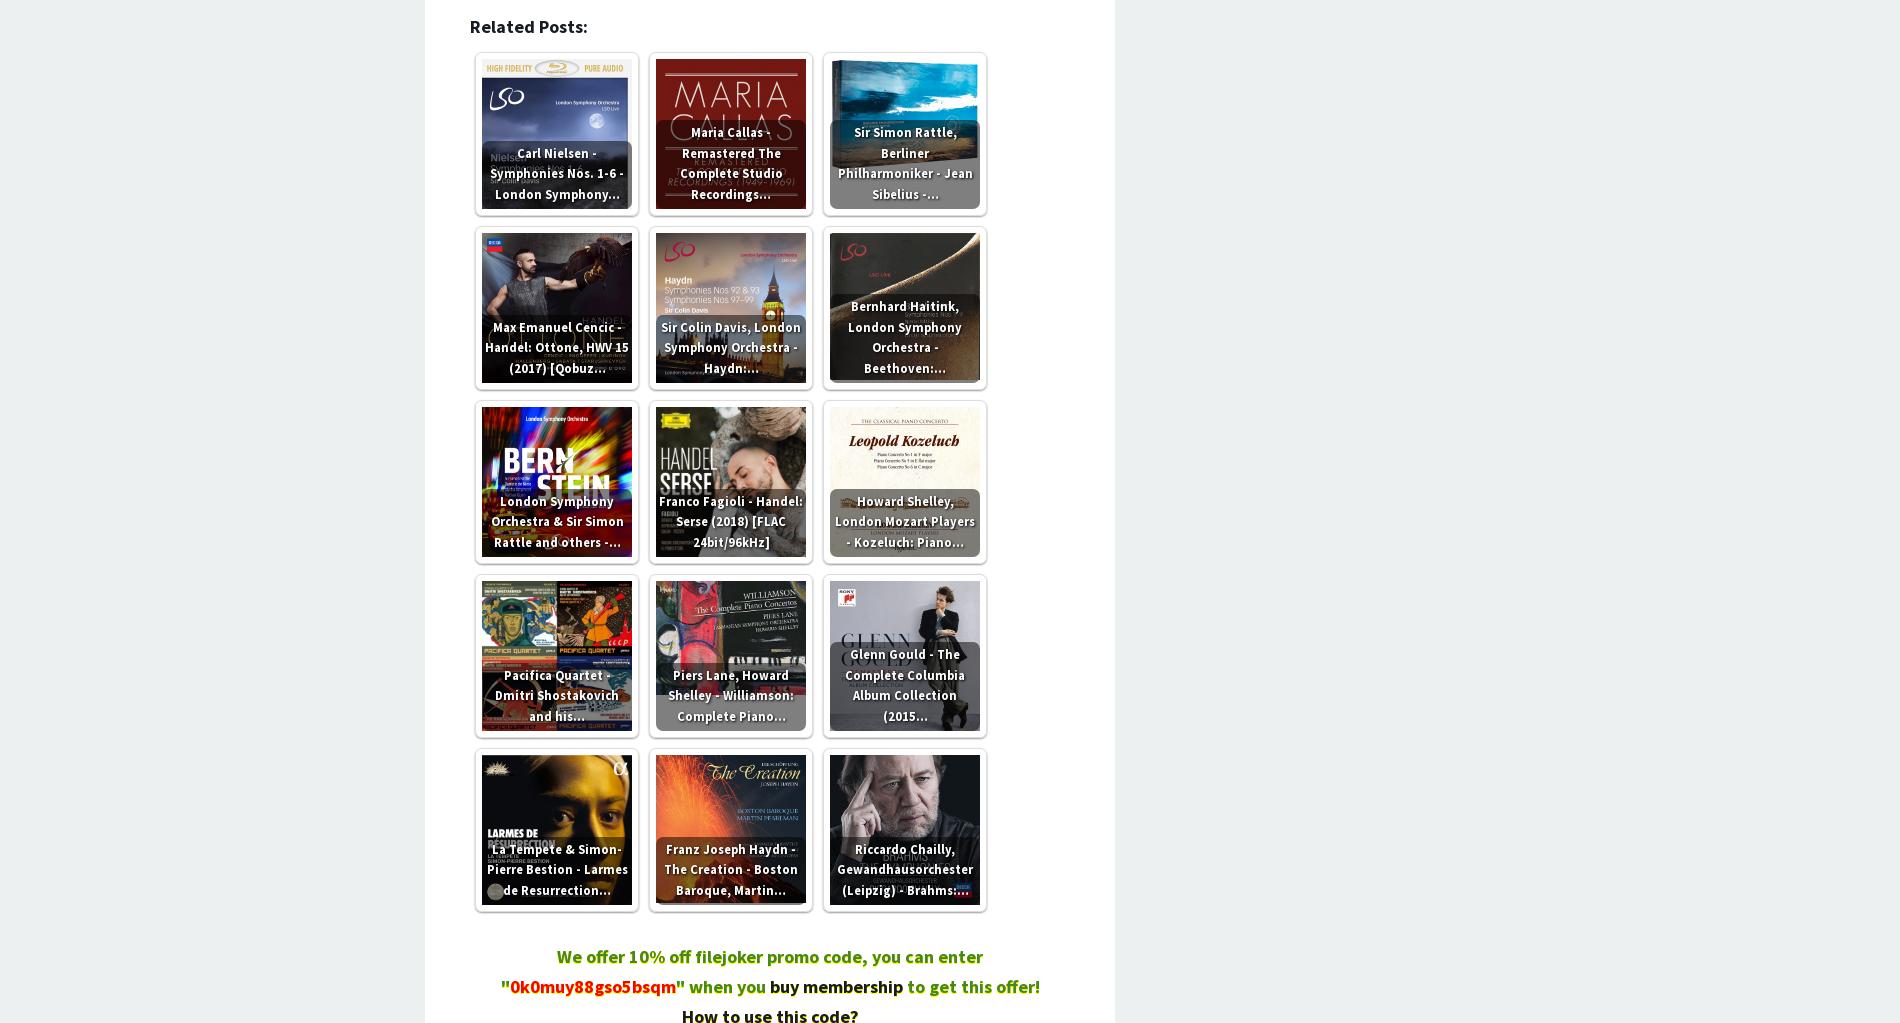  Describe the element at coordinates (903, 684) in the screenshot. I see `'Glenn Gould - The Complete Columbia Album Collection (2015…'` at that location.